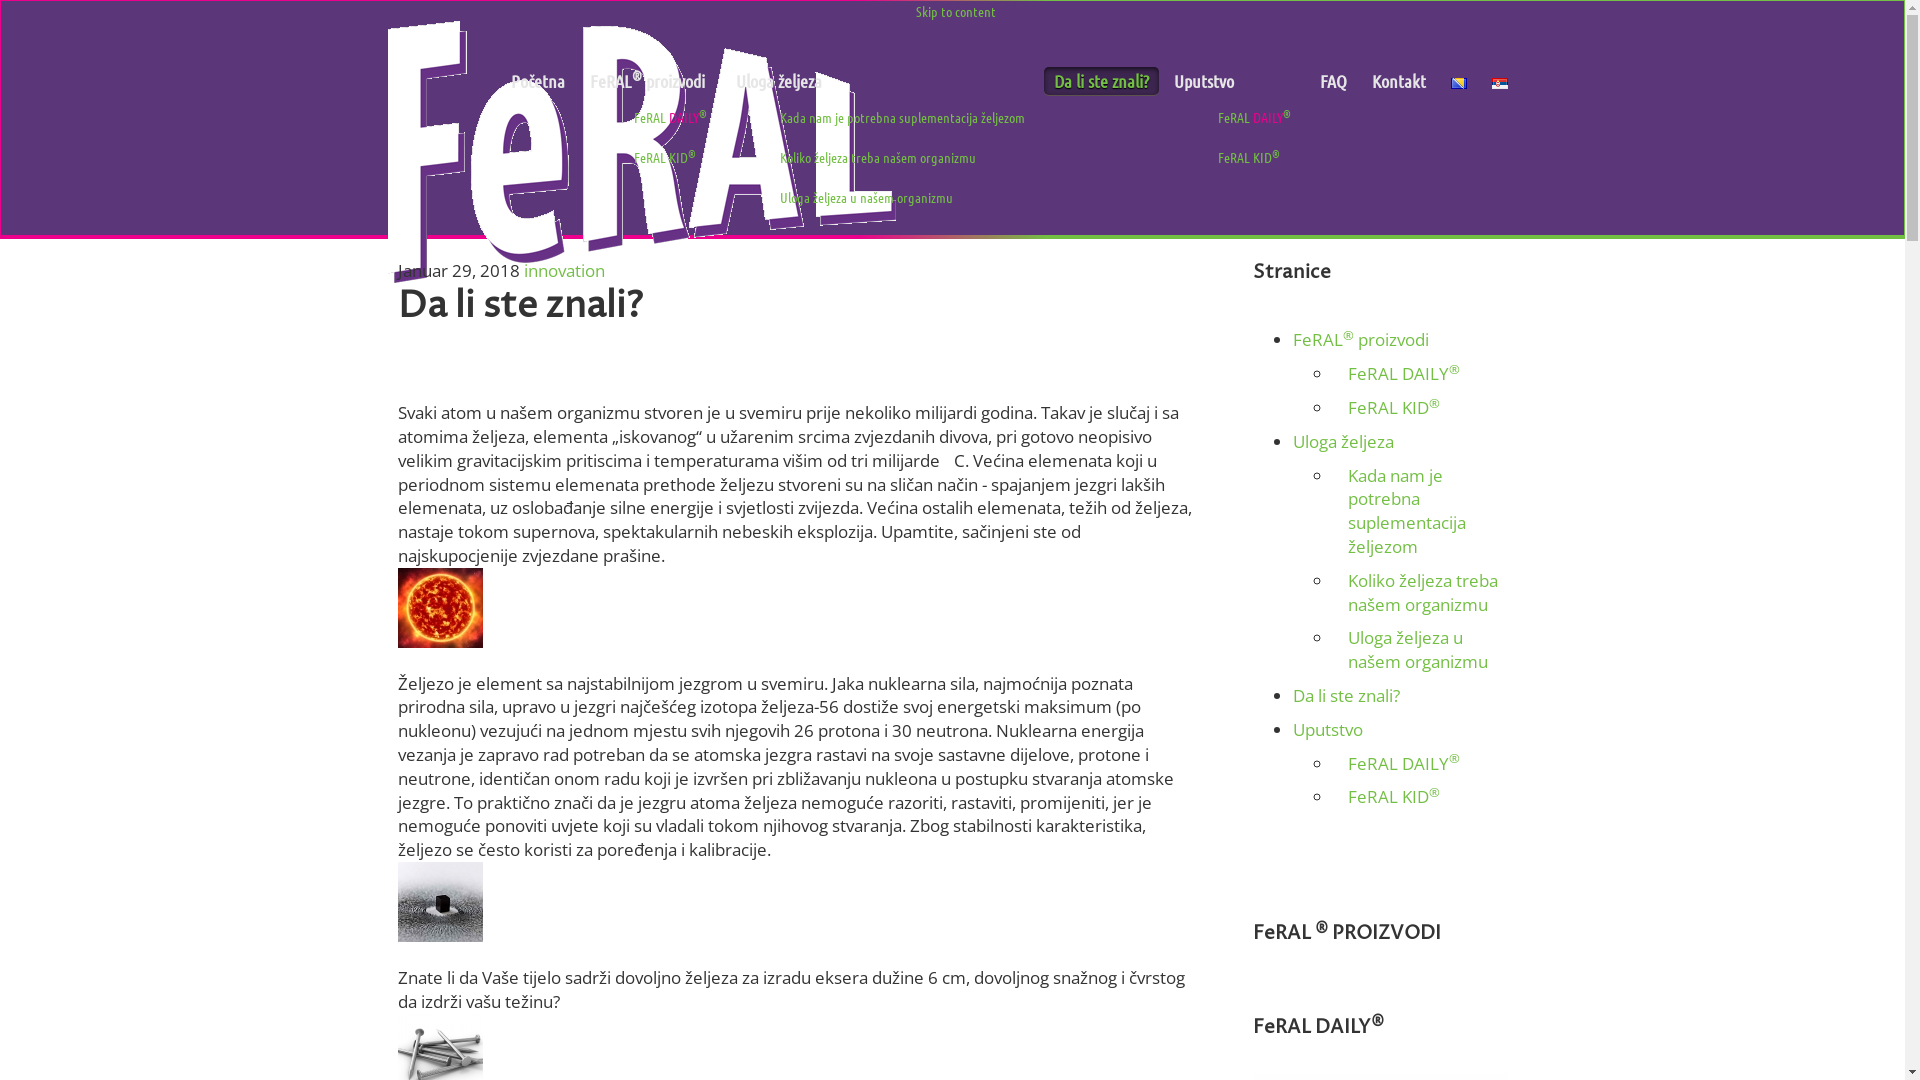 This screenshot has width=1920, height=1080. Describe the element at coordinates (1458, 82) in the screenshot. I see `'Bosanski'` at that location.